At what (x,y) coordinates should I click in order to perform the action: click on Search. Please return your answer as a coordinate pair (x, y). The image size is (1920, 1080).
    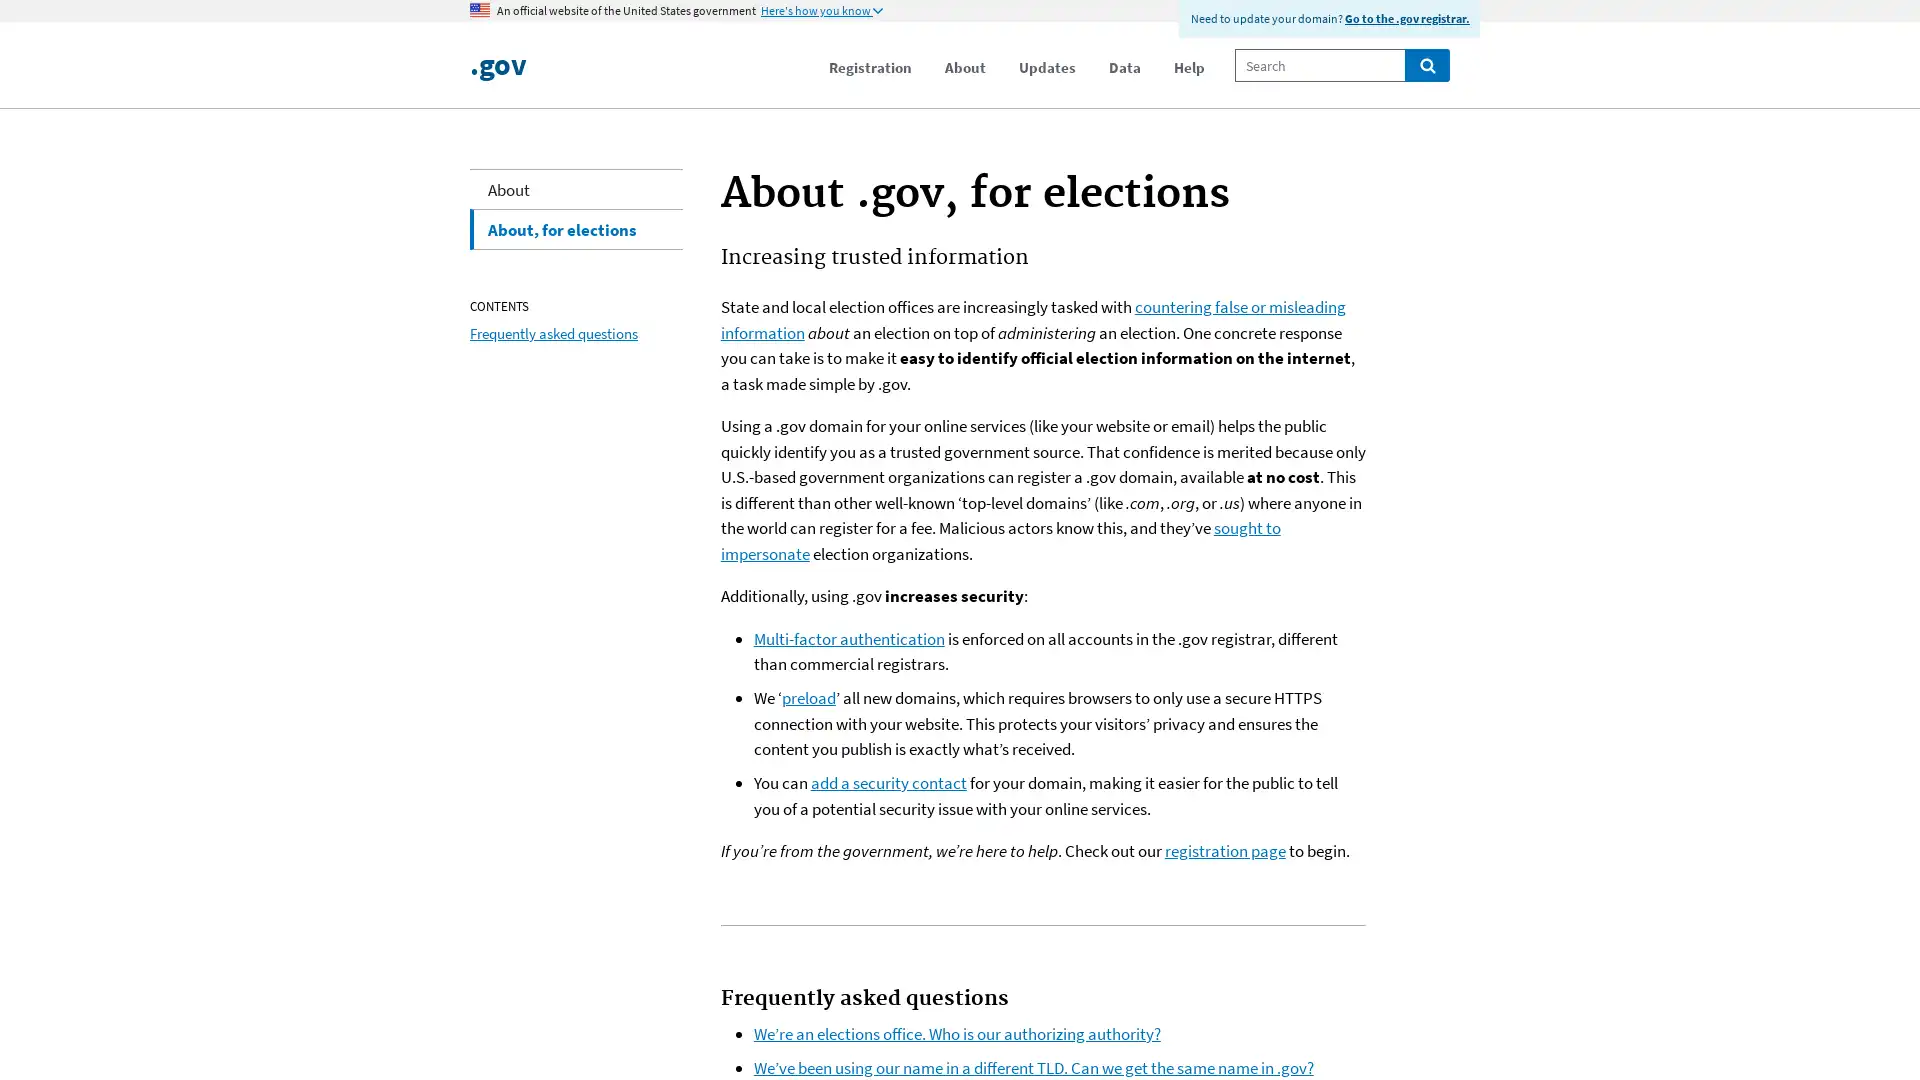
    Looking at the image, I should click on (1426, 64).